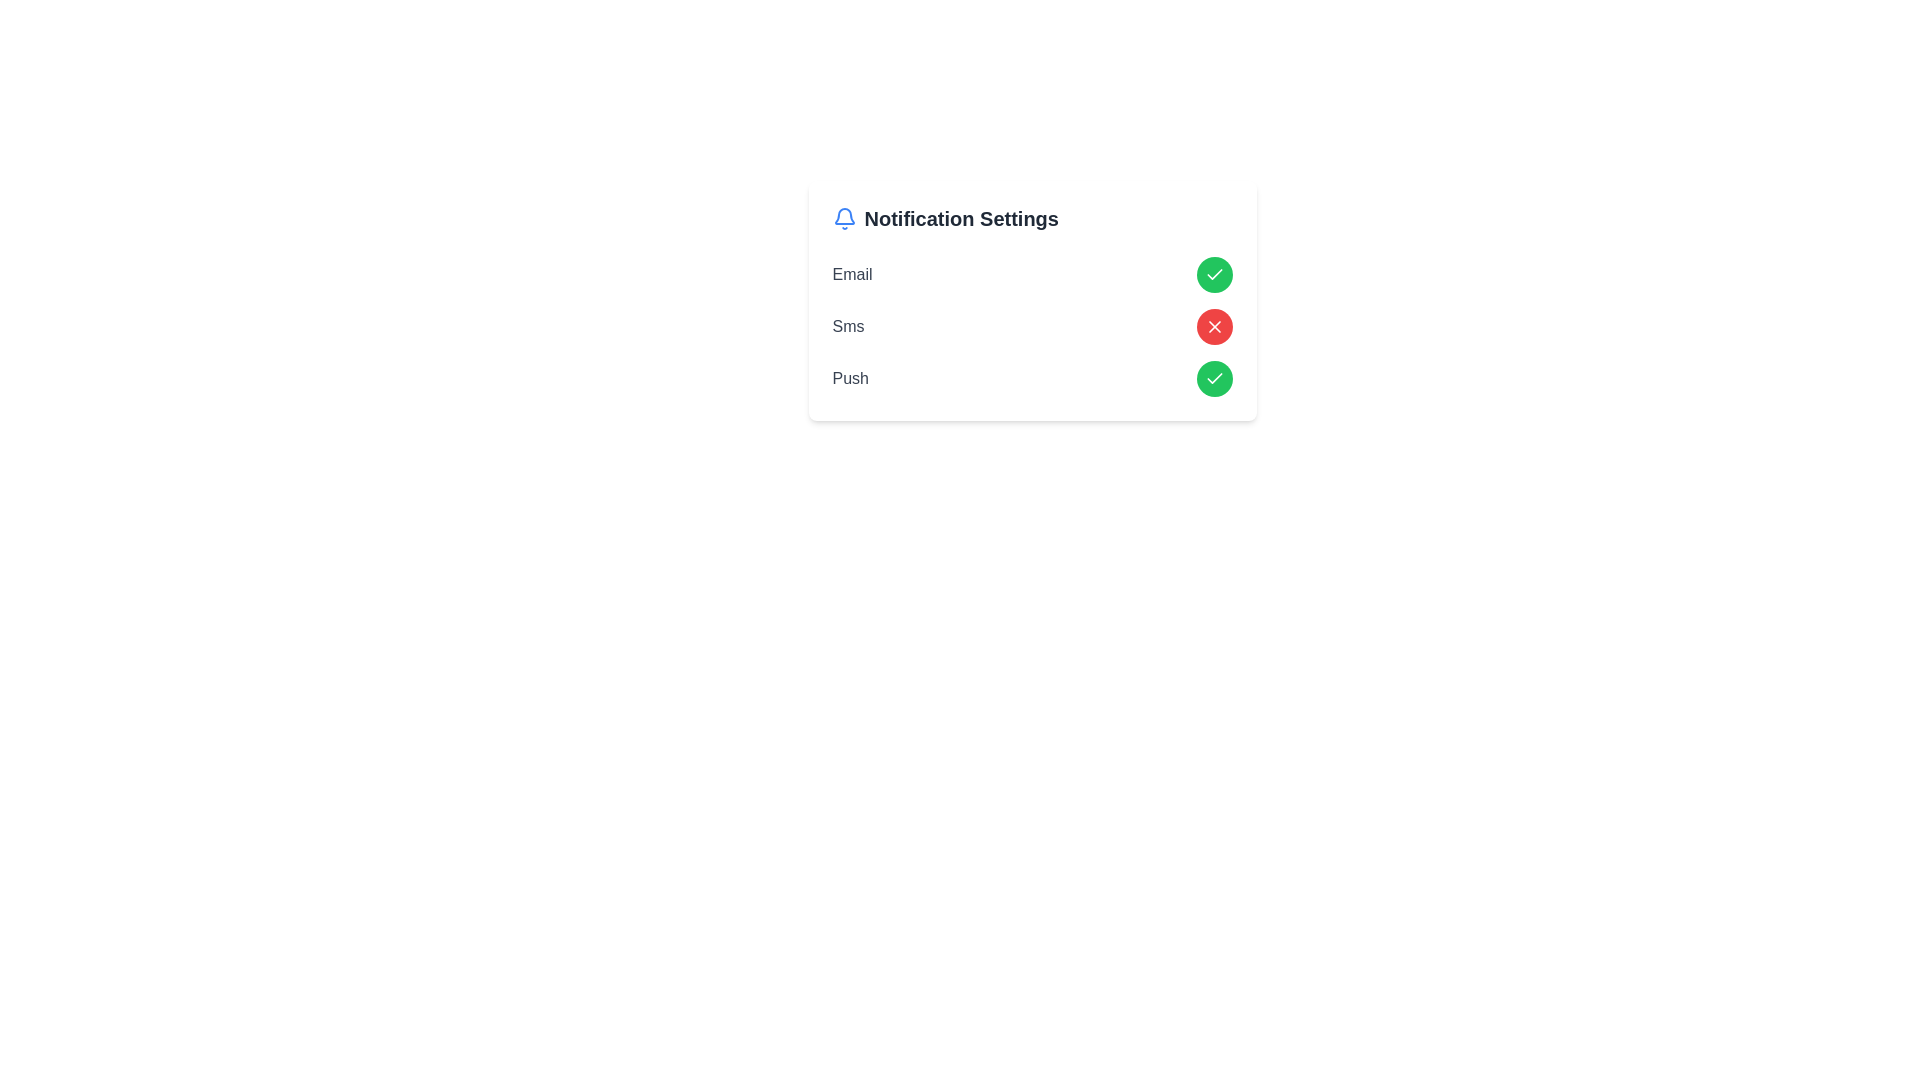  Describe the element at coordinates (1213, 378) in the screenshot. I see `the Push notification setting icon, which is the third item in the third row of the Notification Settings card with a green background` at that location.